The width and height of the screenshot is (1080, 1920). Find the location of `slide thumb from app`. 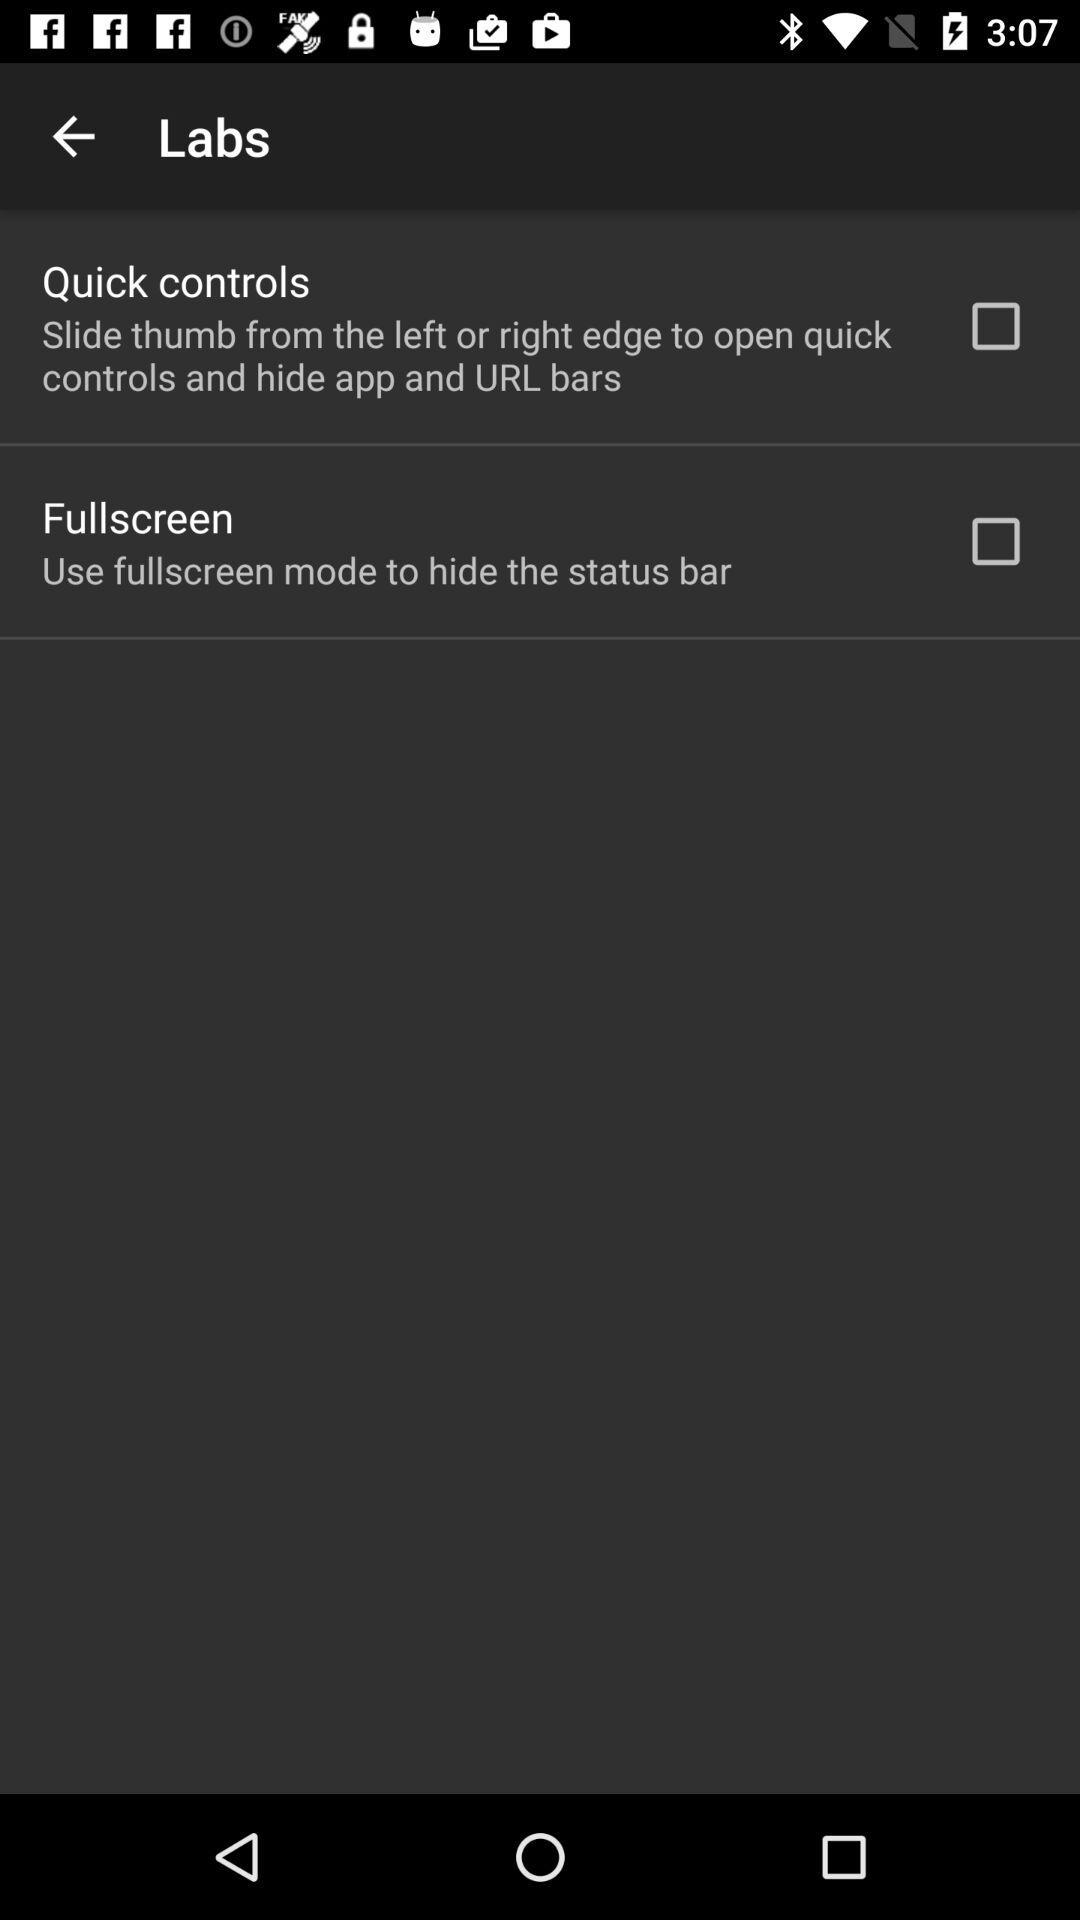

slide thumb from app is located at coordinates (477, 355).